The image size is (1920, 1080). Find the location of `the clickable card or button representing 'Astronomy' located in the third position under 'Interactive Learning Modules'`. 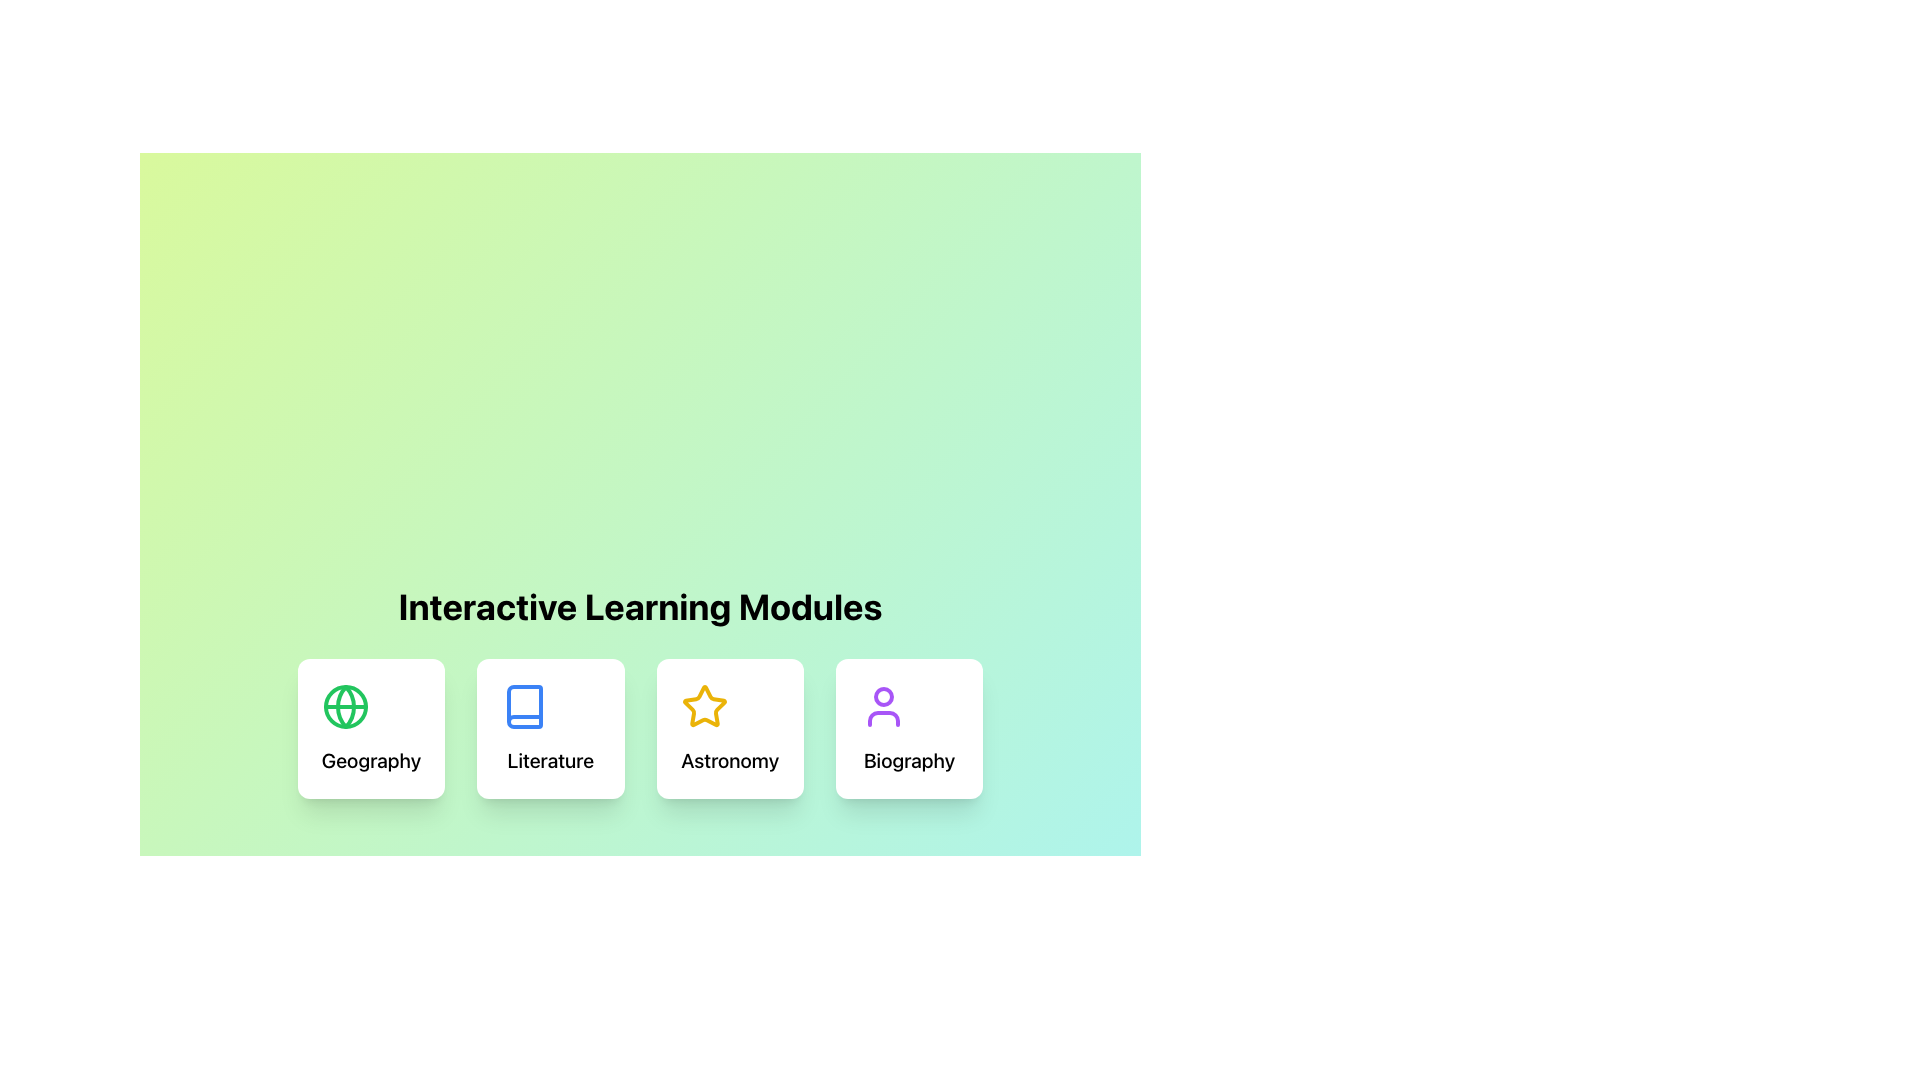

the clickable card or button representing 'Astronomy' located in the third position under 'Interactive Learning Modules' is located at coordinates (729, 729).